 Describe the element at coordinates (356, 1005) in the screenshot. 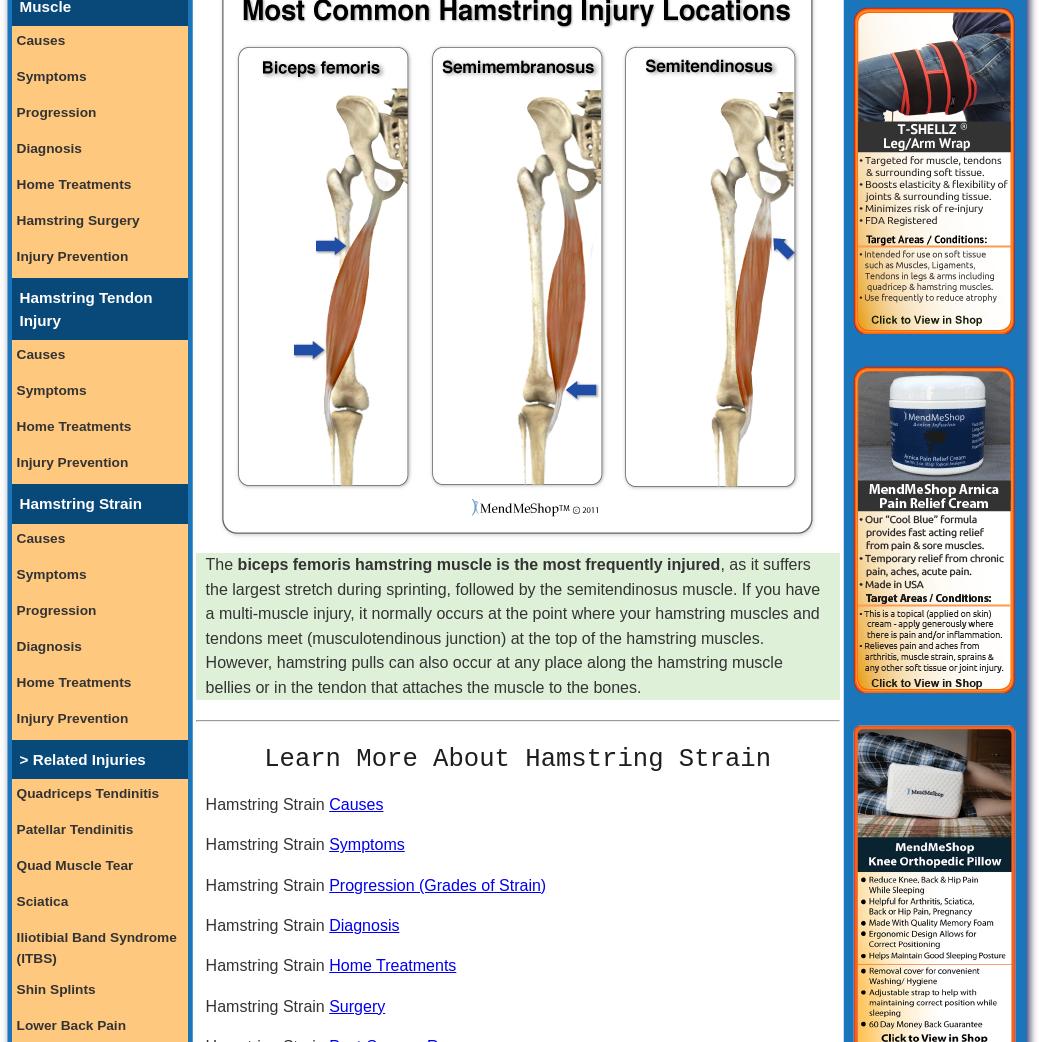

I see `'Surgery'` at that location.